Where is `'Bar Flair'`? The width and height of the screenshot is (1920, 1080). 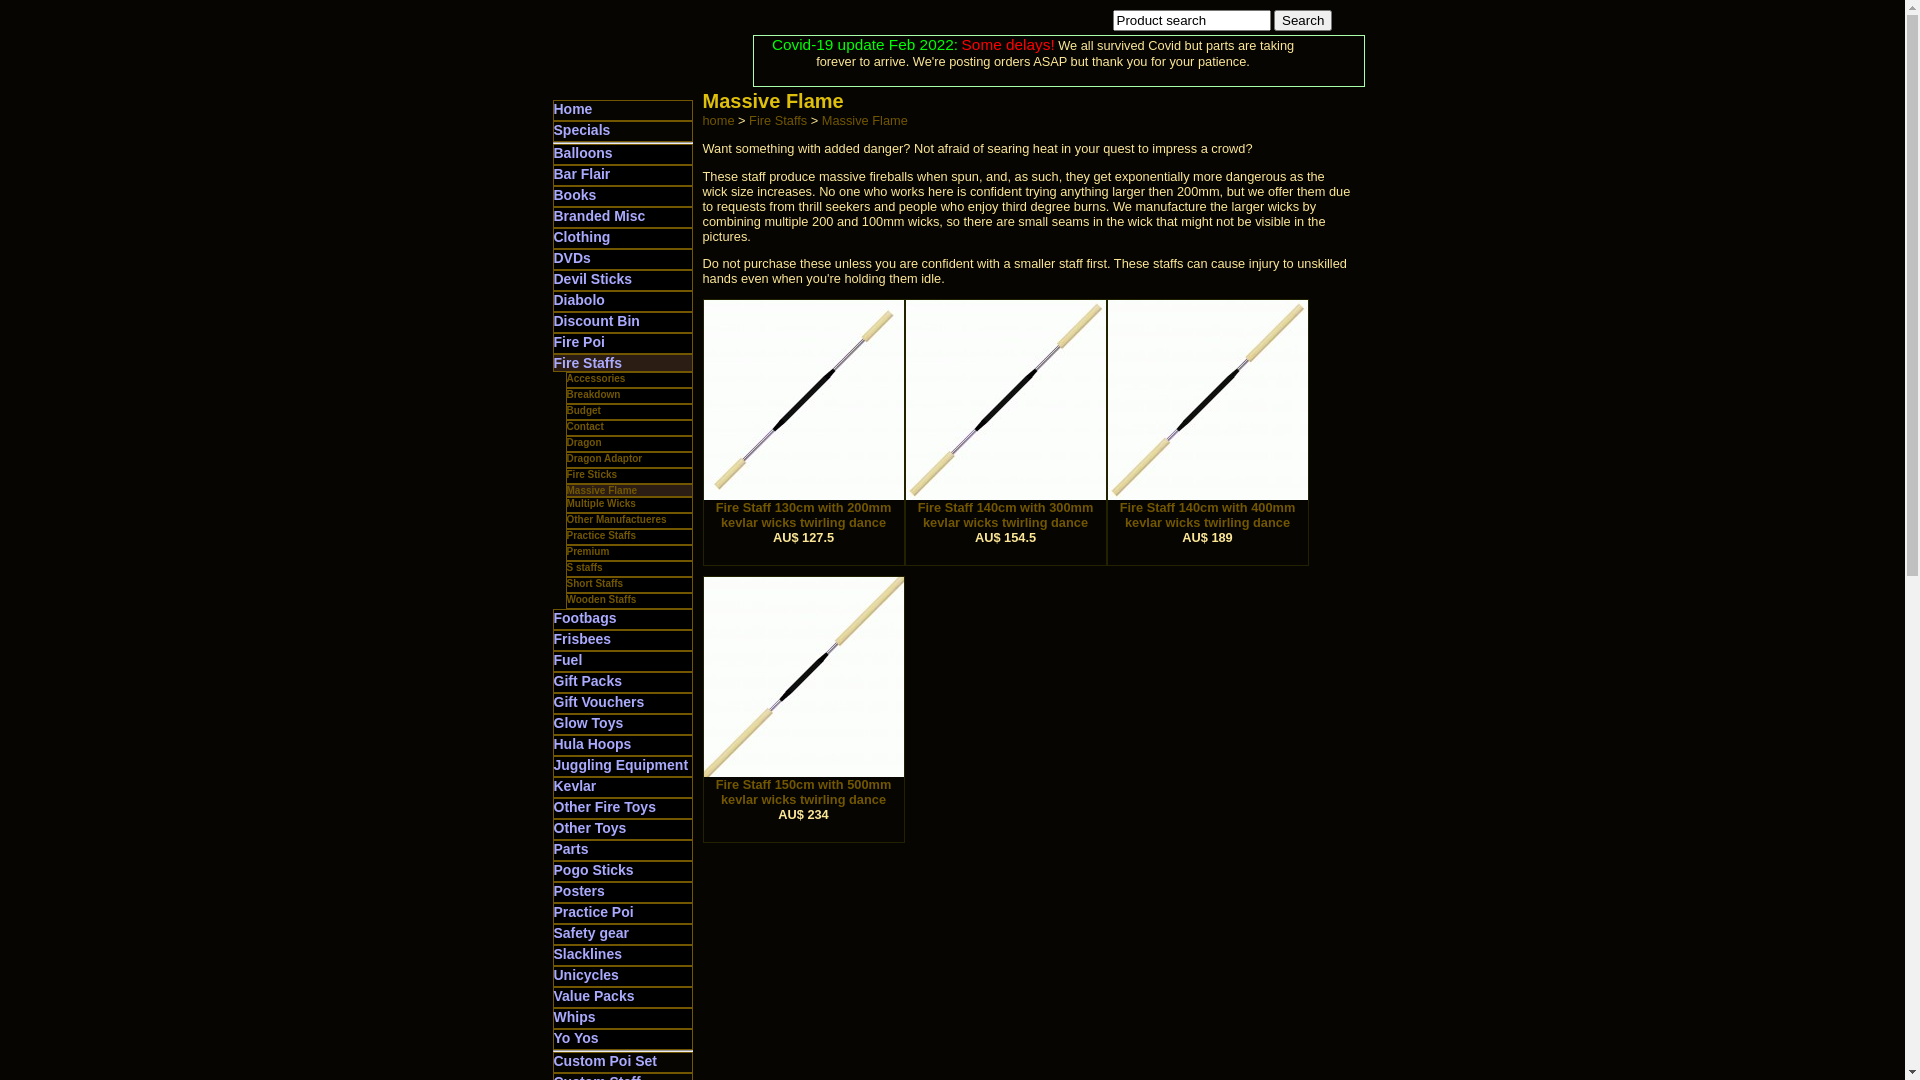 'Bar Flair' is located at coordinates (581, 172).